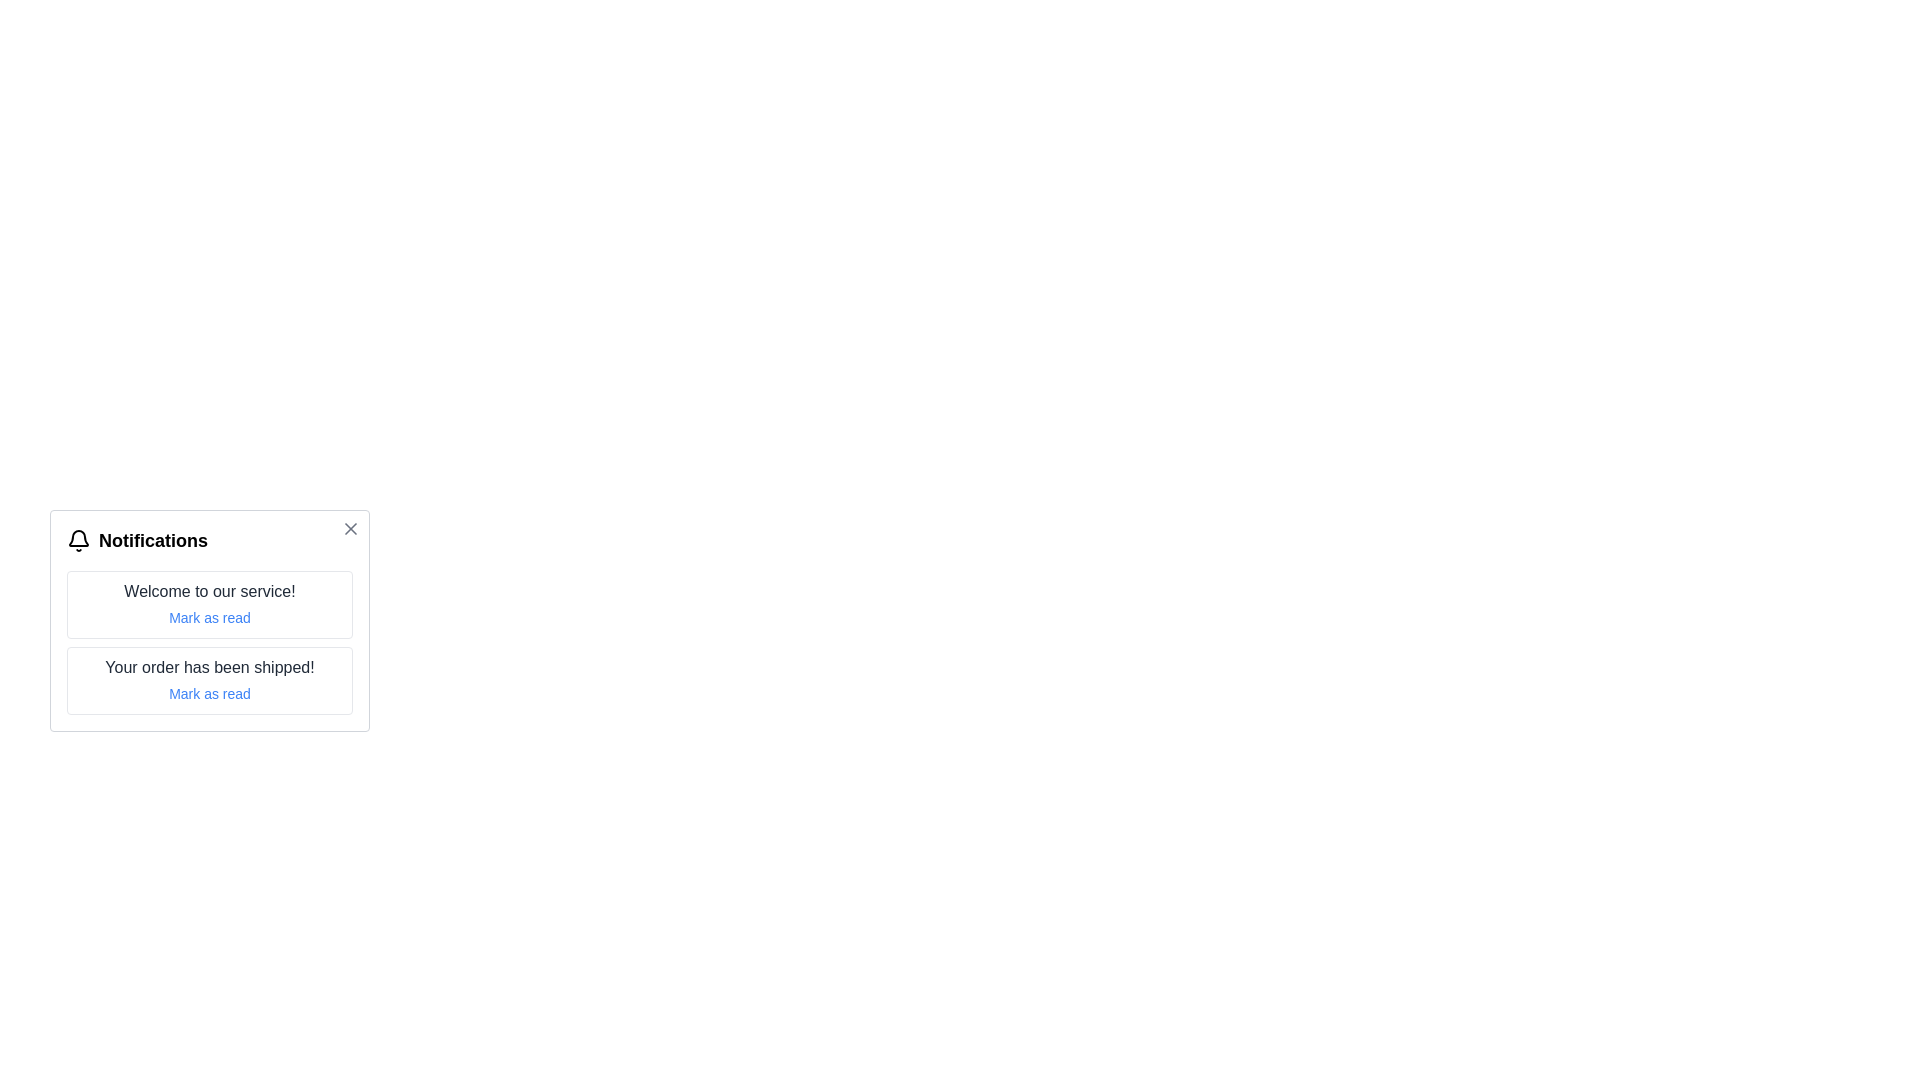  I want to click on text element that serves as the title or header for the notification panel, located at the rightmost position in the panel, aligned with the bell icon, so click(152, 540).